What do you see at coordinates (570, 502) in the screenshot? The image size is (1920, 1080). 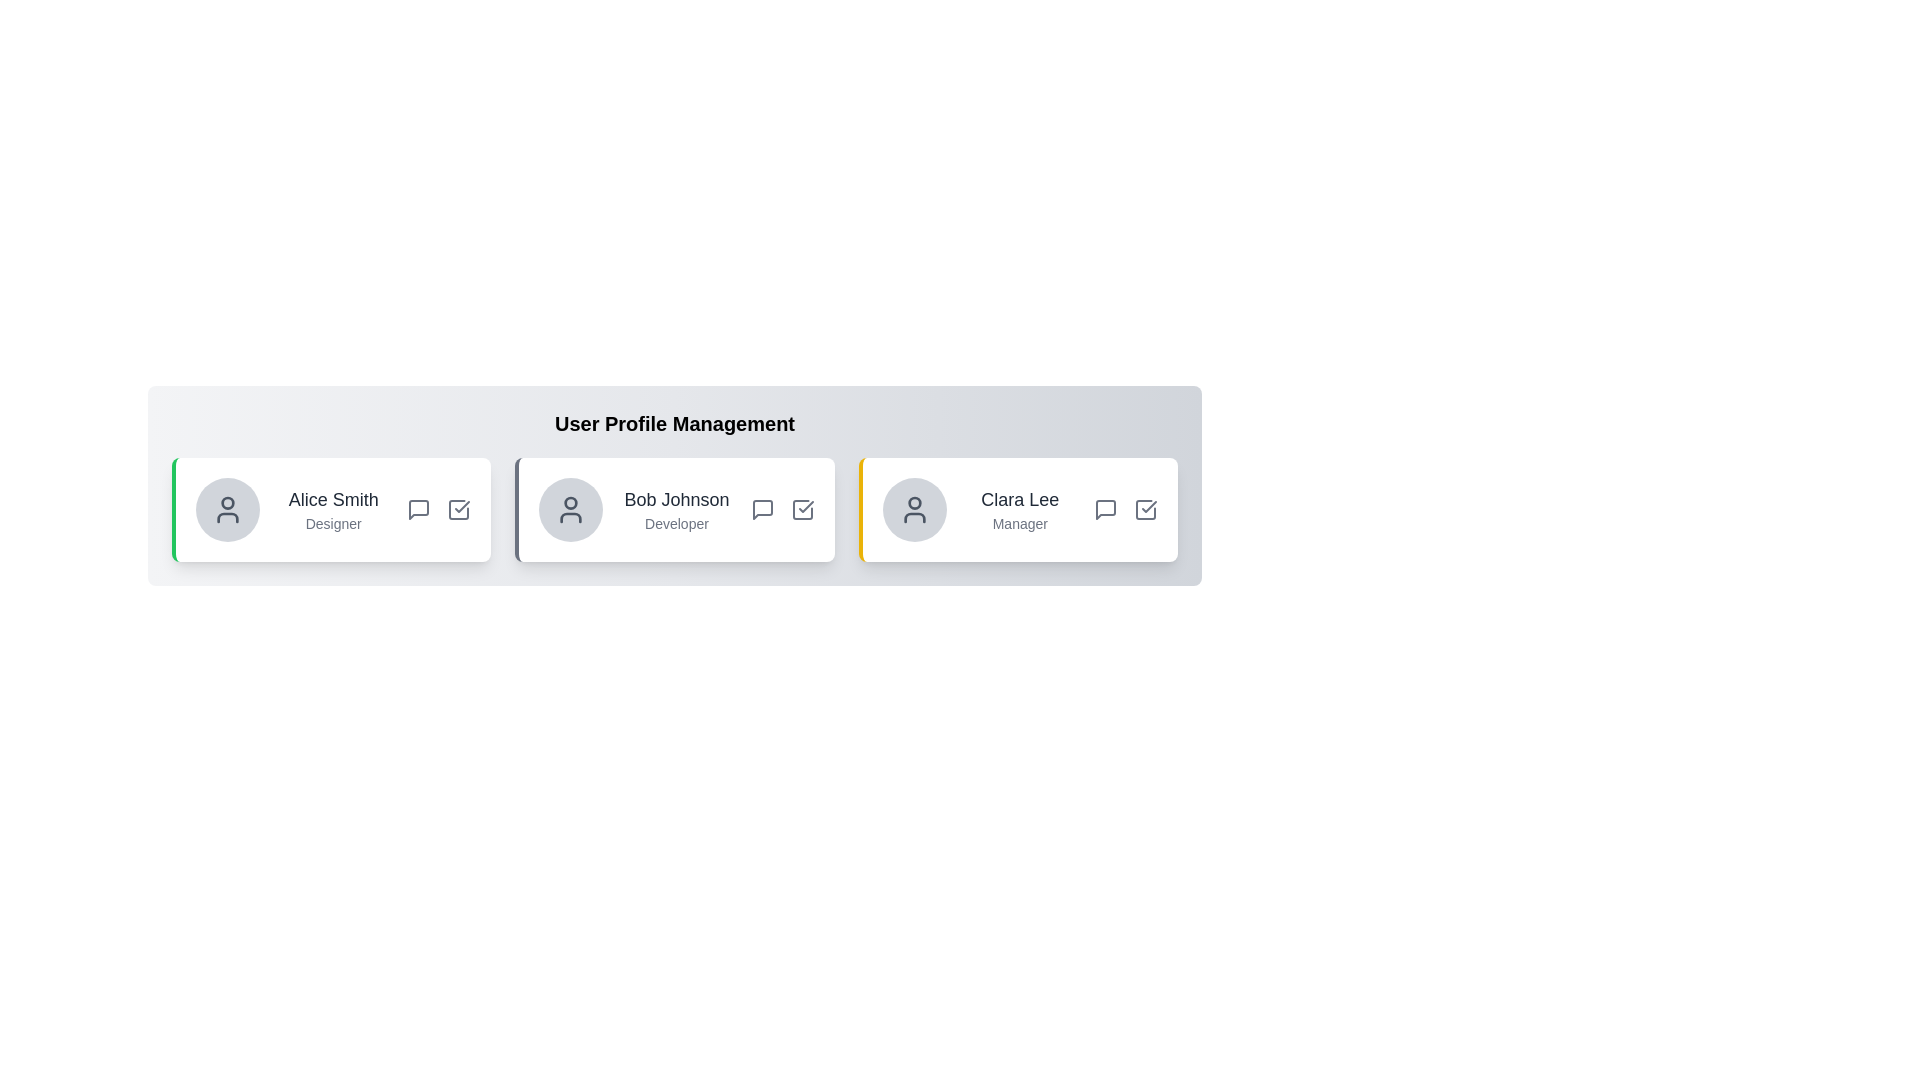 I see `the avatar icon of the user profile 'Bob Johnson' located in the second card of the horizontally arranged user profile cards` at bounding box center [570, 502].